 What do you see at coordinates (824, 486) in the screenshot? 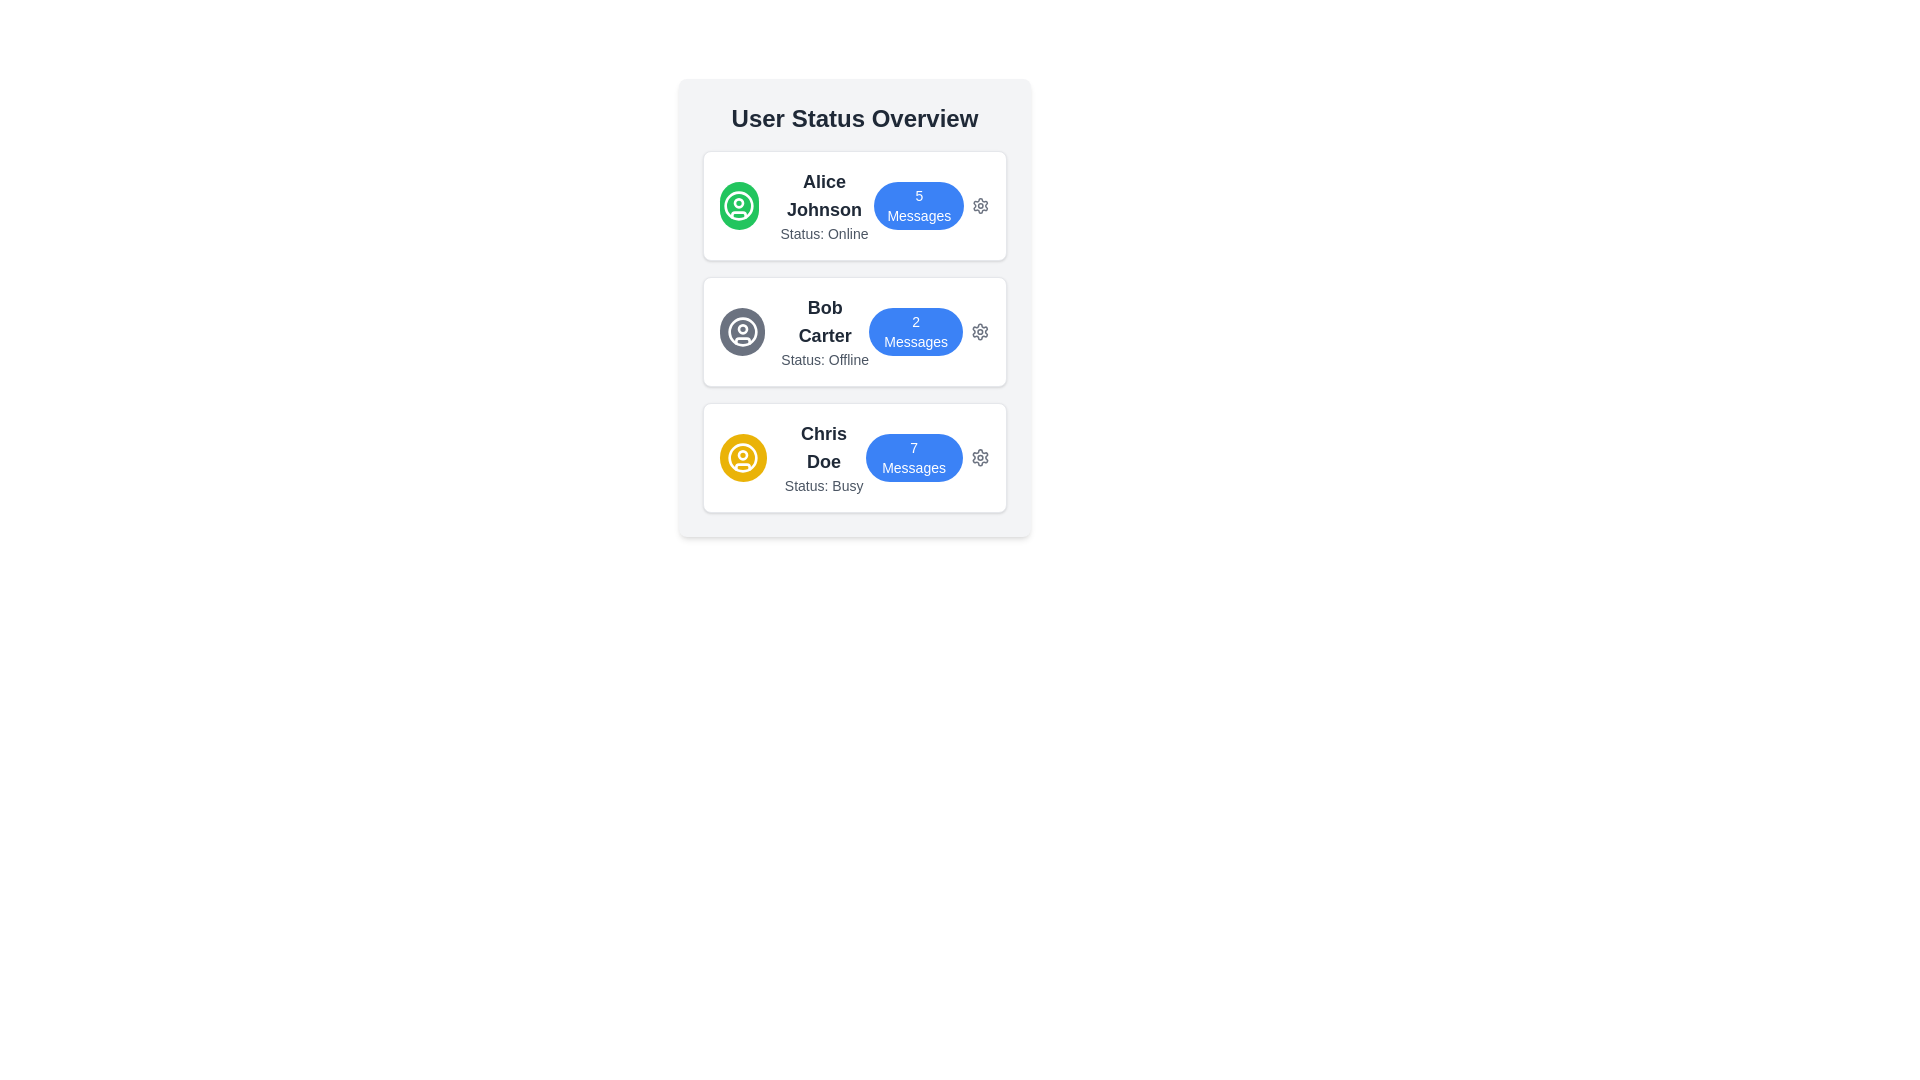
I see `the text label displaying 'Status: busy' located below the user's name 'Chris Doe' in the third user information card` at bounding box center [824, 486].